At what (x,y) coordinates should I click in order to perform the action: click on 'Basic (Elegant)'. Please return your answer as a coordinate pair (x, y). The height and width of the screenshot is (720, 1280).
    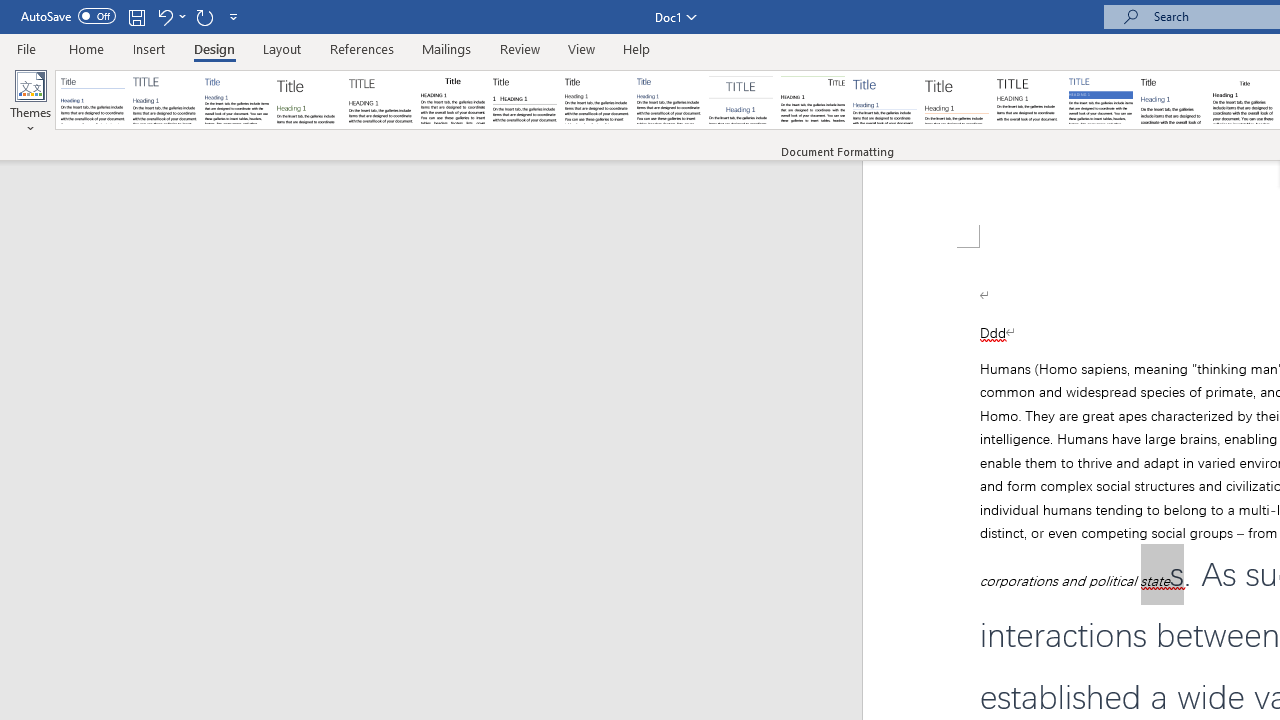
    Looking at the image, I should click on (165, 100).